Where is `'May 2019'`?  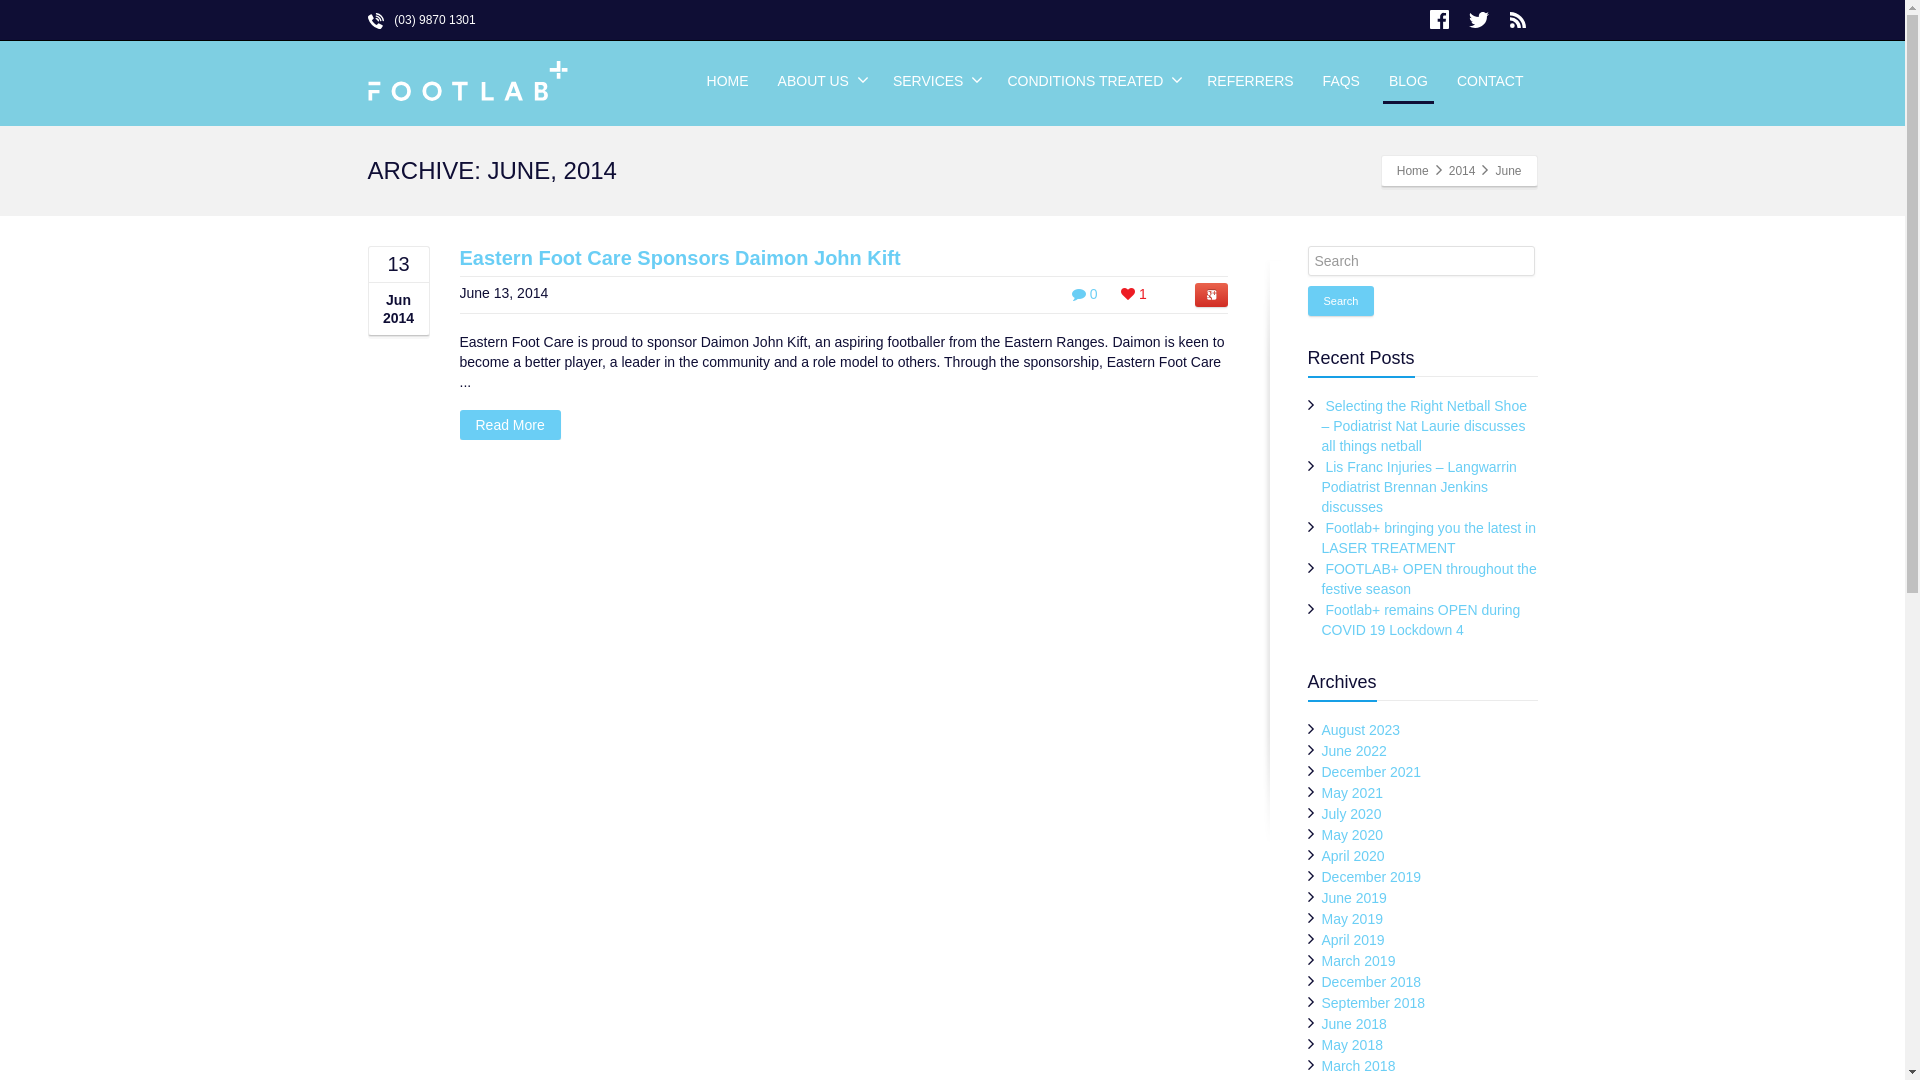 'May 2019' is located at coordinates (1352, 918).